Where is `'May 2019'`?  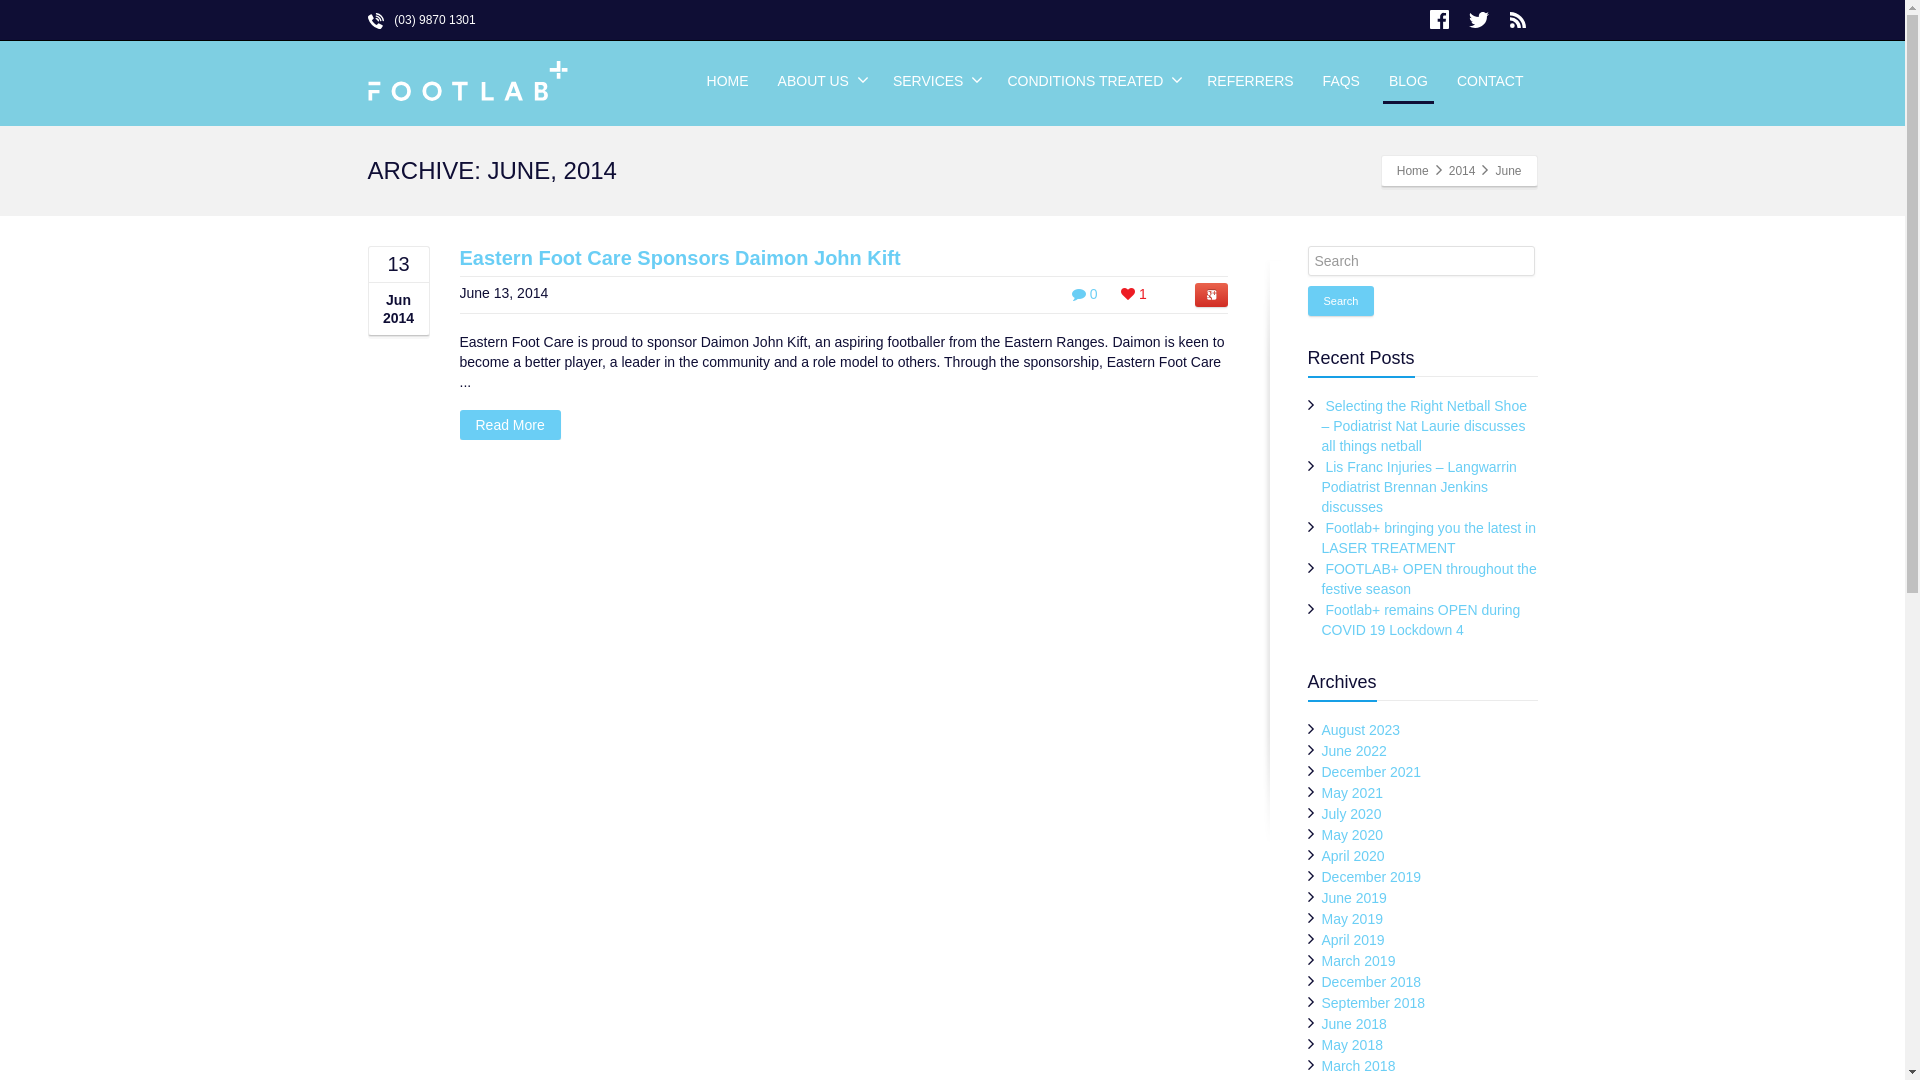 'May 2019' is located at coordinates (1352, 918).